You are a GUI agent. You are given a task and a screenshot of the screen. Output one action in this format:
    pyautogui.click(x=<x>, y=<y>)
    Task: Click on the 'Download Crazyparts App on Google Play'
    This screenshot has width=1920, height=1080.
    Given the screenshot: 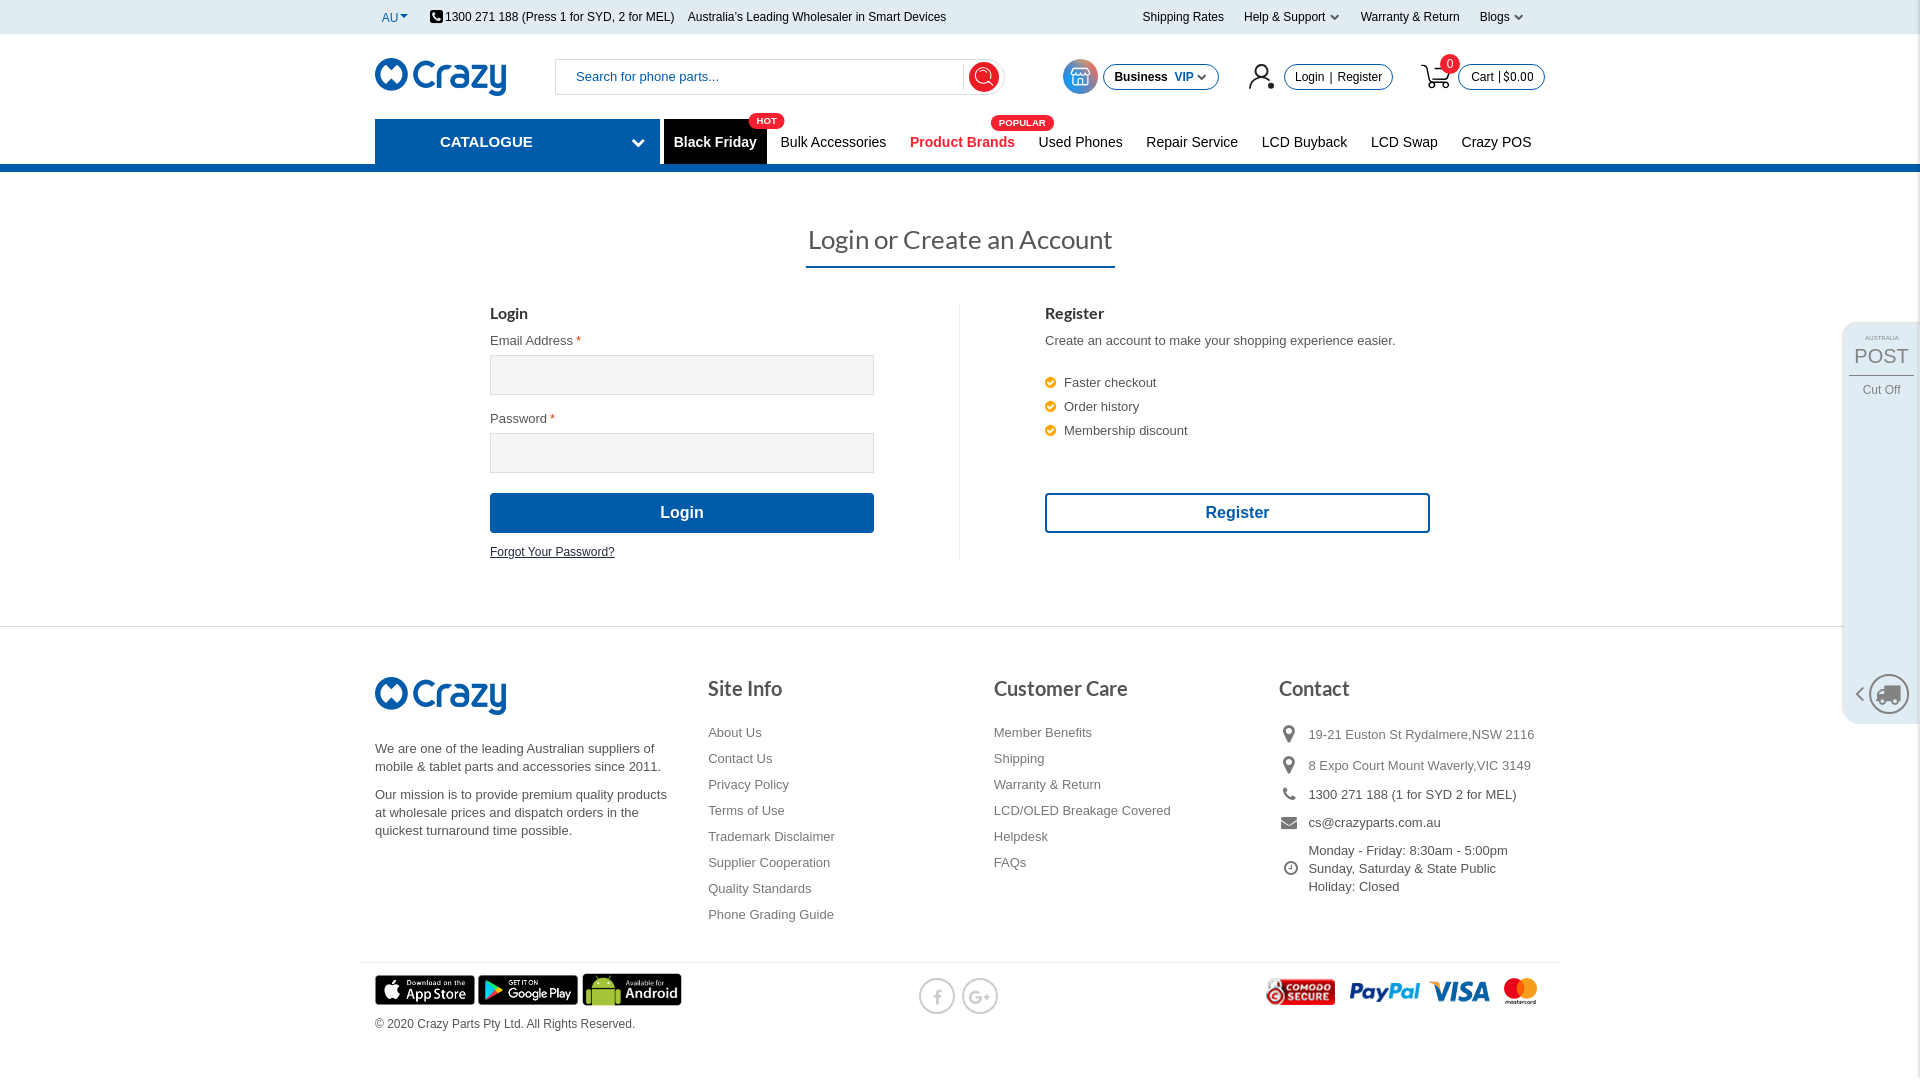 What is the action you would take?
    pyautogui.click(x=580, y=987)
    